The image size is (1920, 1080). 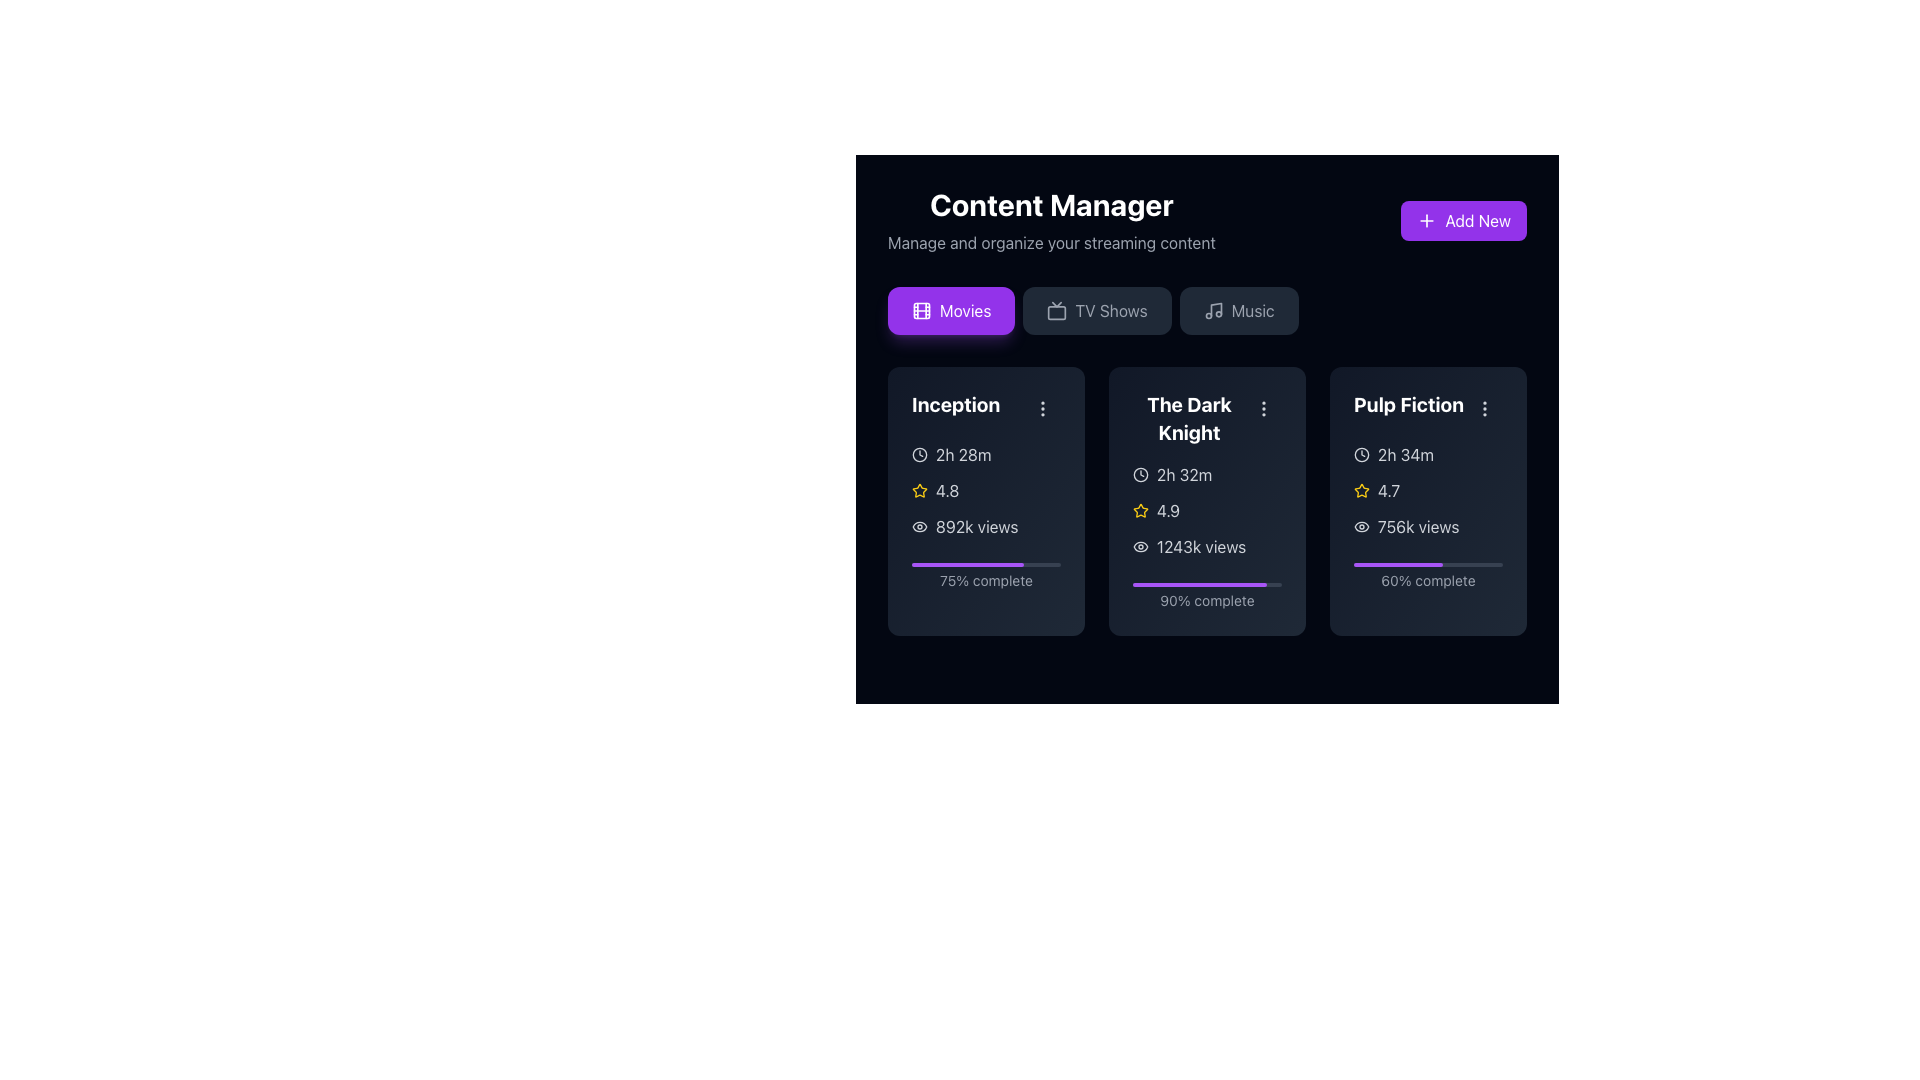 What do you see at coordinates (965, 311) in the screenshot?
I see `the 'Movies' text label within the interactive button` at bounding box center [965, 311].